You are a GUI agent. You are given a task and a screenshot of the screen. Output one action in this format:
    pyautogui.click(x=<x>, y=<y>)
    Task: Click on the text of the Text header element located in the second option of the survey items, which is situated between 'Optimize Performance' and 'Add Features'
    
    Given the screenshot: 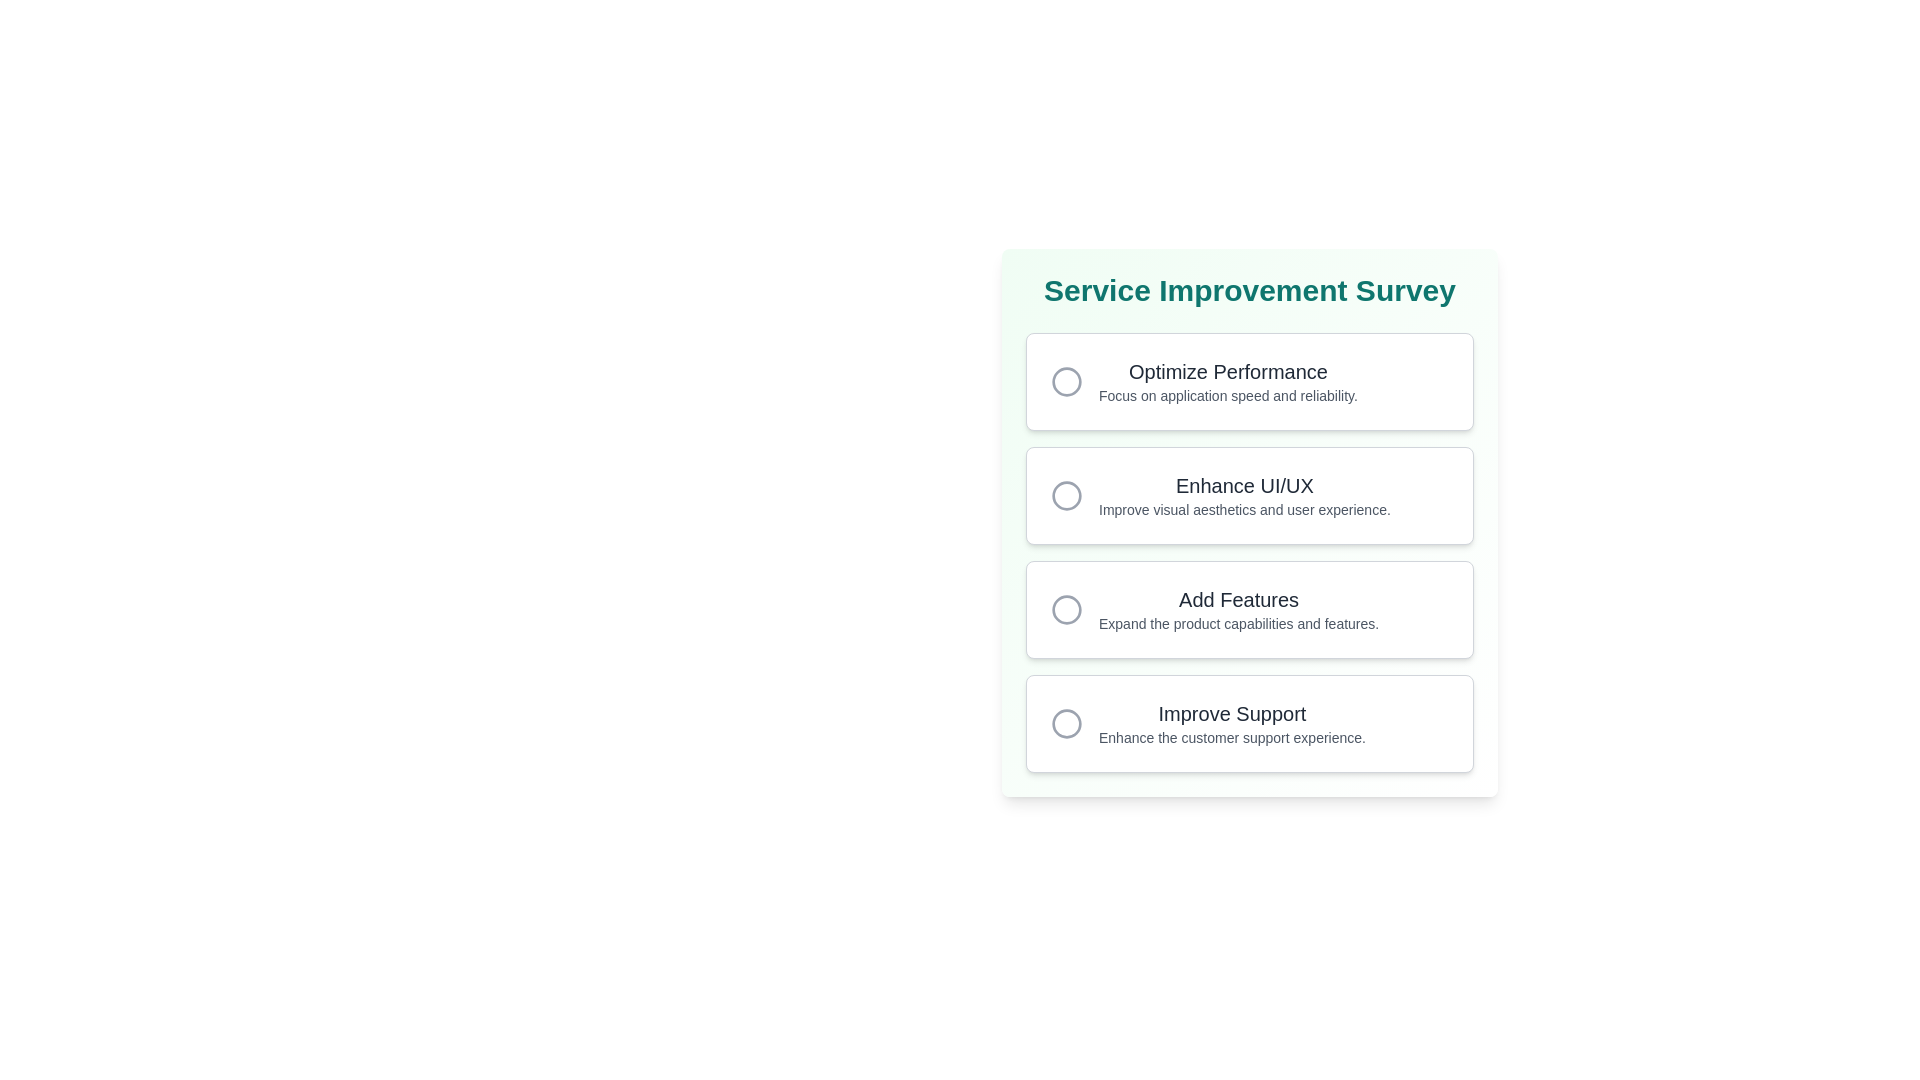 What is the action you would take?
    pyautogui.click(x=1243, y=486)
    